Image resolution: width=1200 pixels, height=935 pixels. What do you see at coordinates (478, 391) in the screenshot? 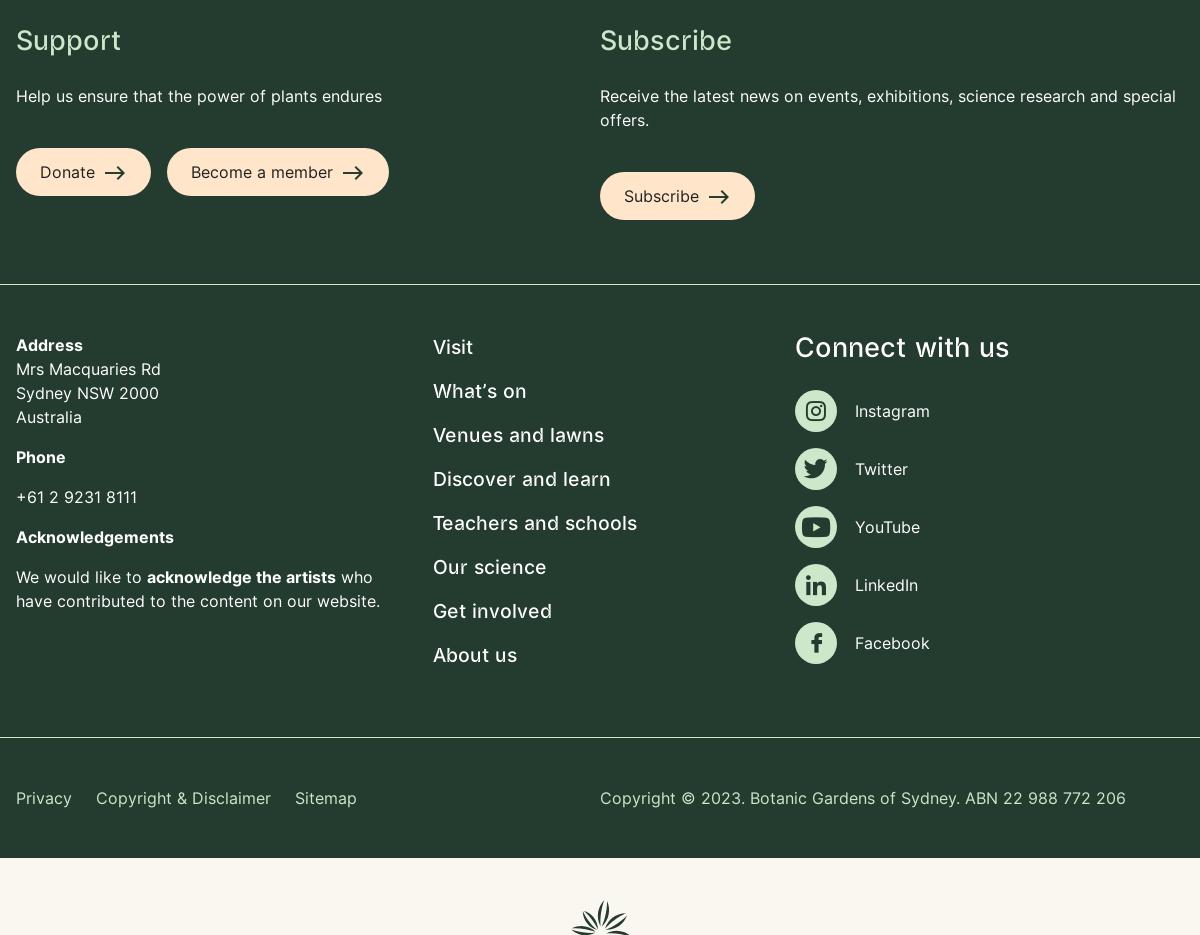
I see `'What's on'` at bounding box center [478, 391].